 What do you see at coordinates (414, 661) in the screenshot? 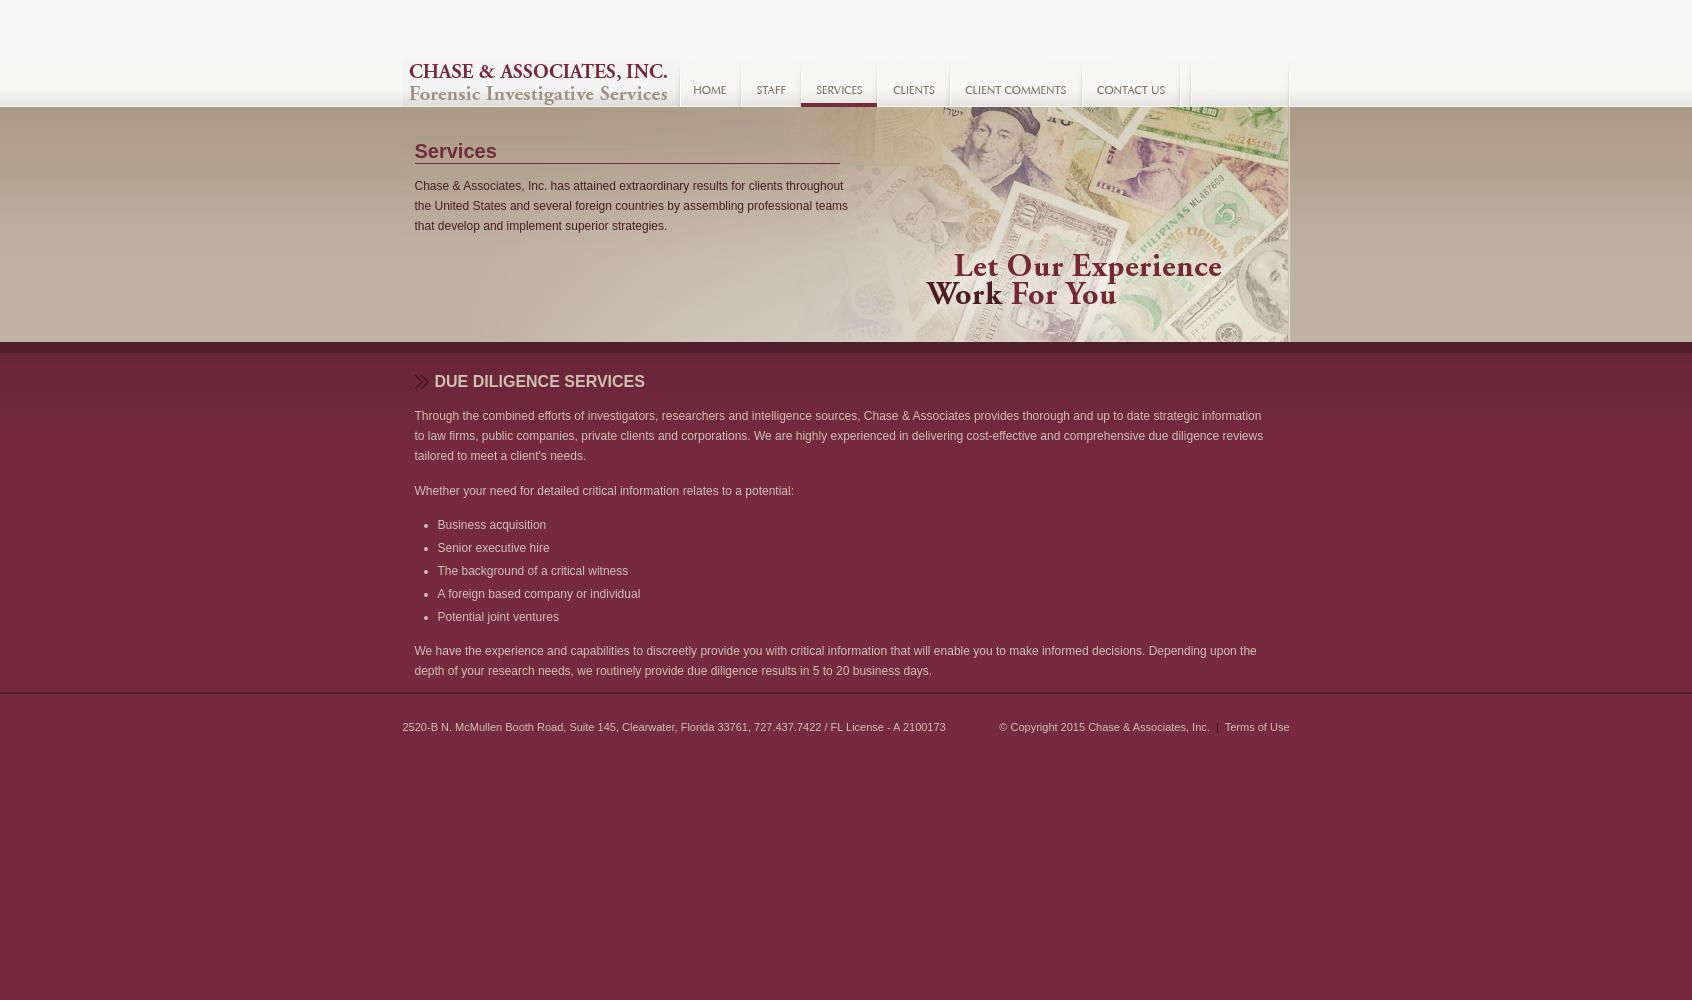
I see `'We have the experience and capabilities to discreetly provide you with critical information that will enable you to make informed decisions.  Depending upon the depth of your research needs, we routinely provide due diligence results in 5 to 20 business days.'` at bounding box center [414, 661].